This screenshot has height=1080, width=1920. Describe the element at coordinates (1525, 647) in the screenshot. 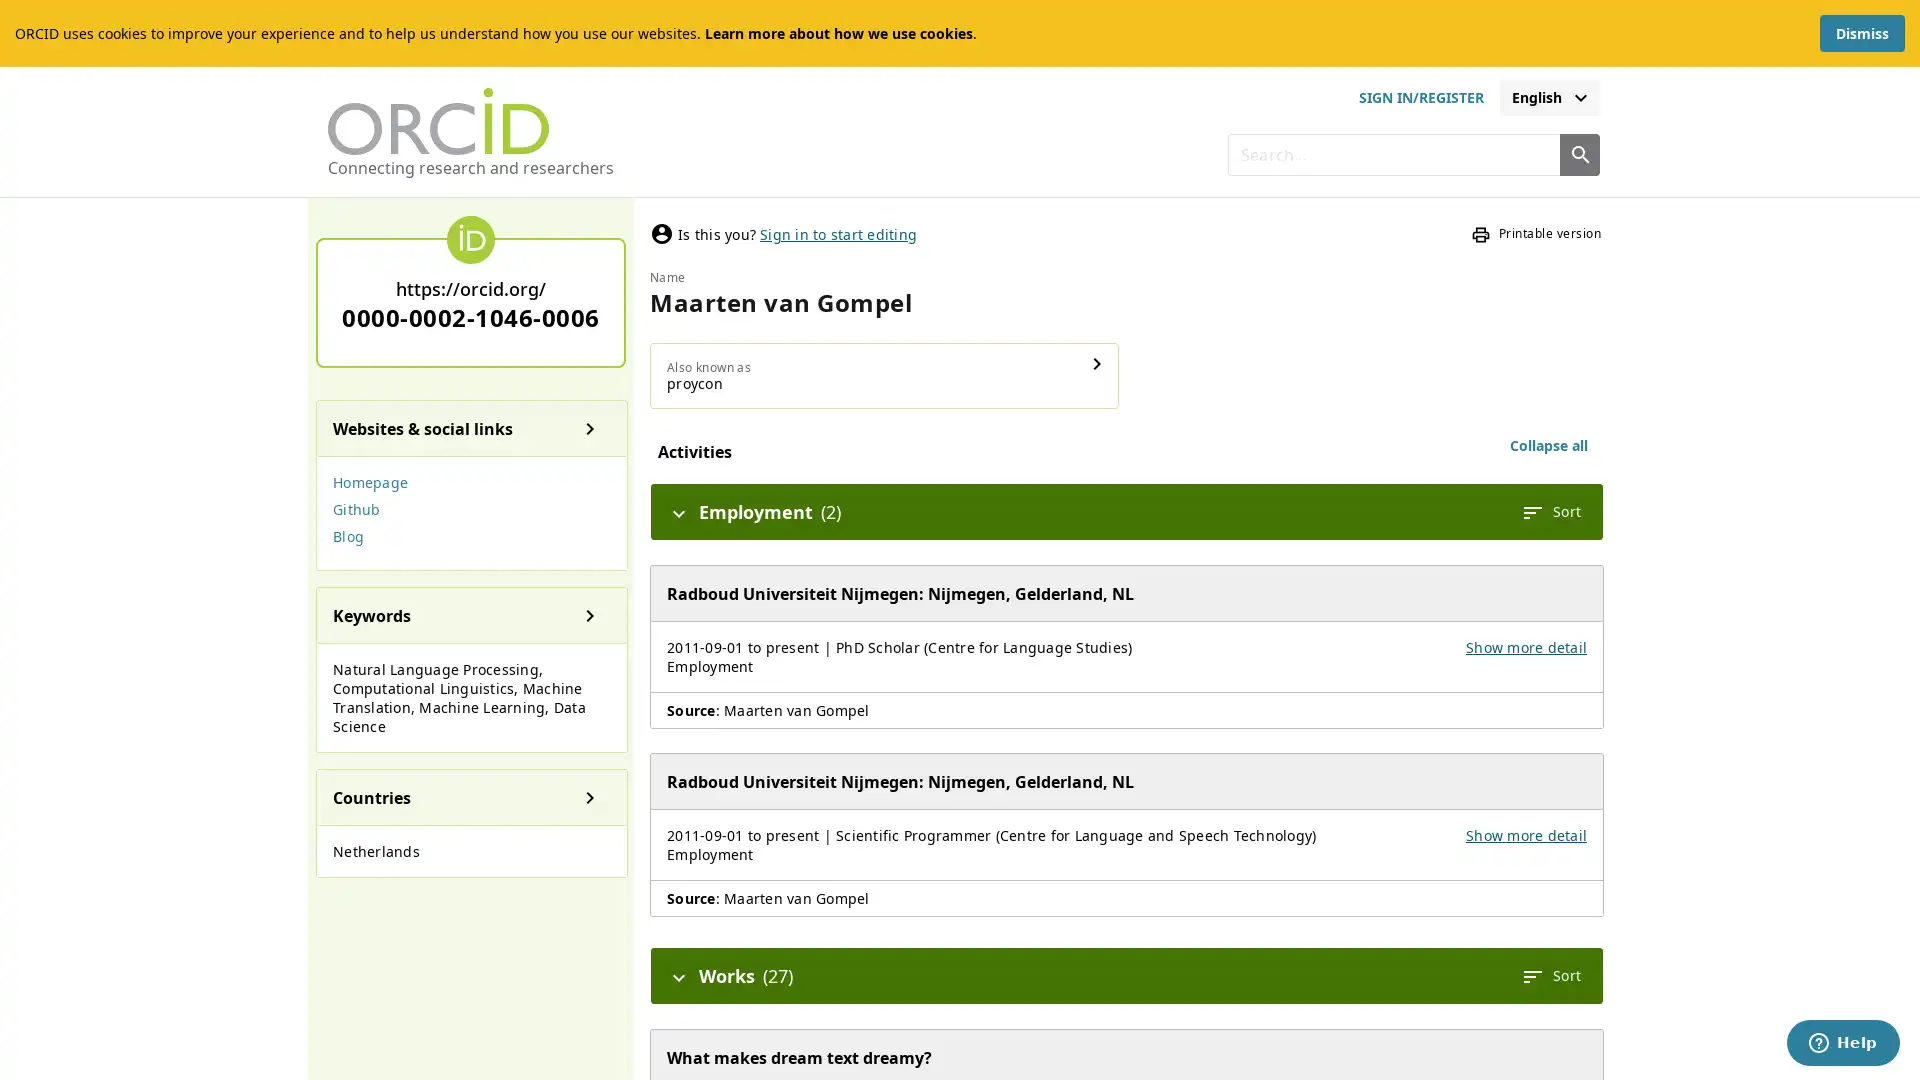

I see `Show more detail` at that location.